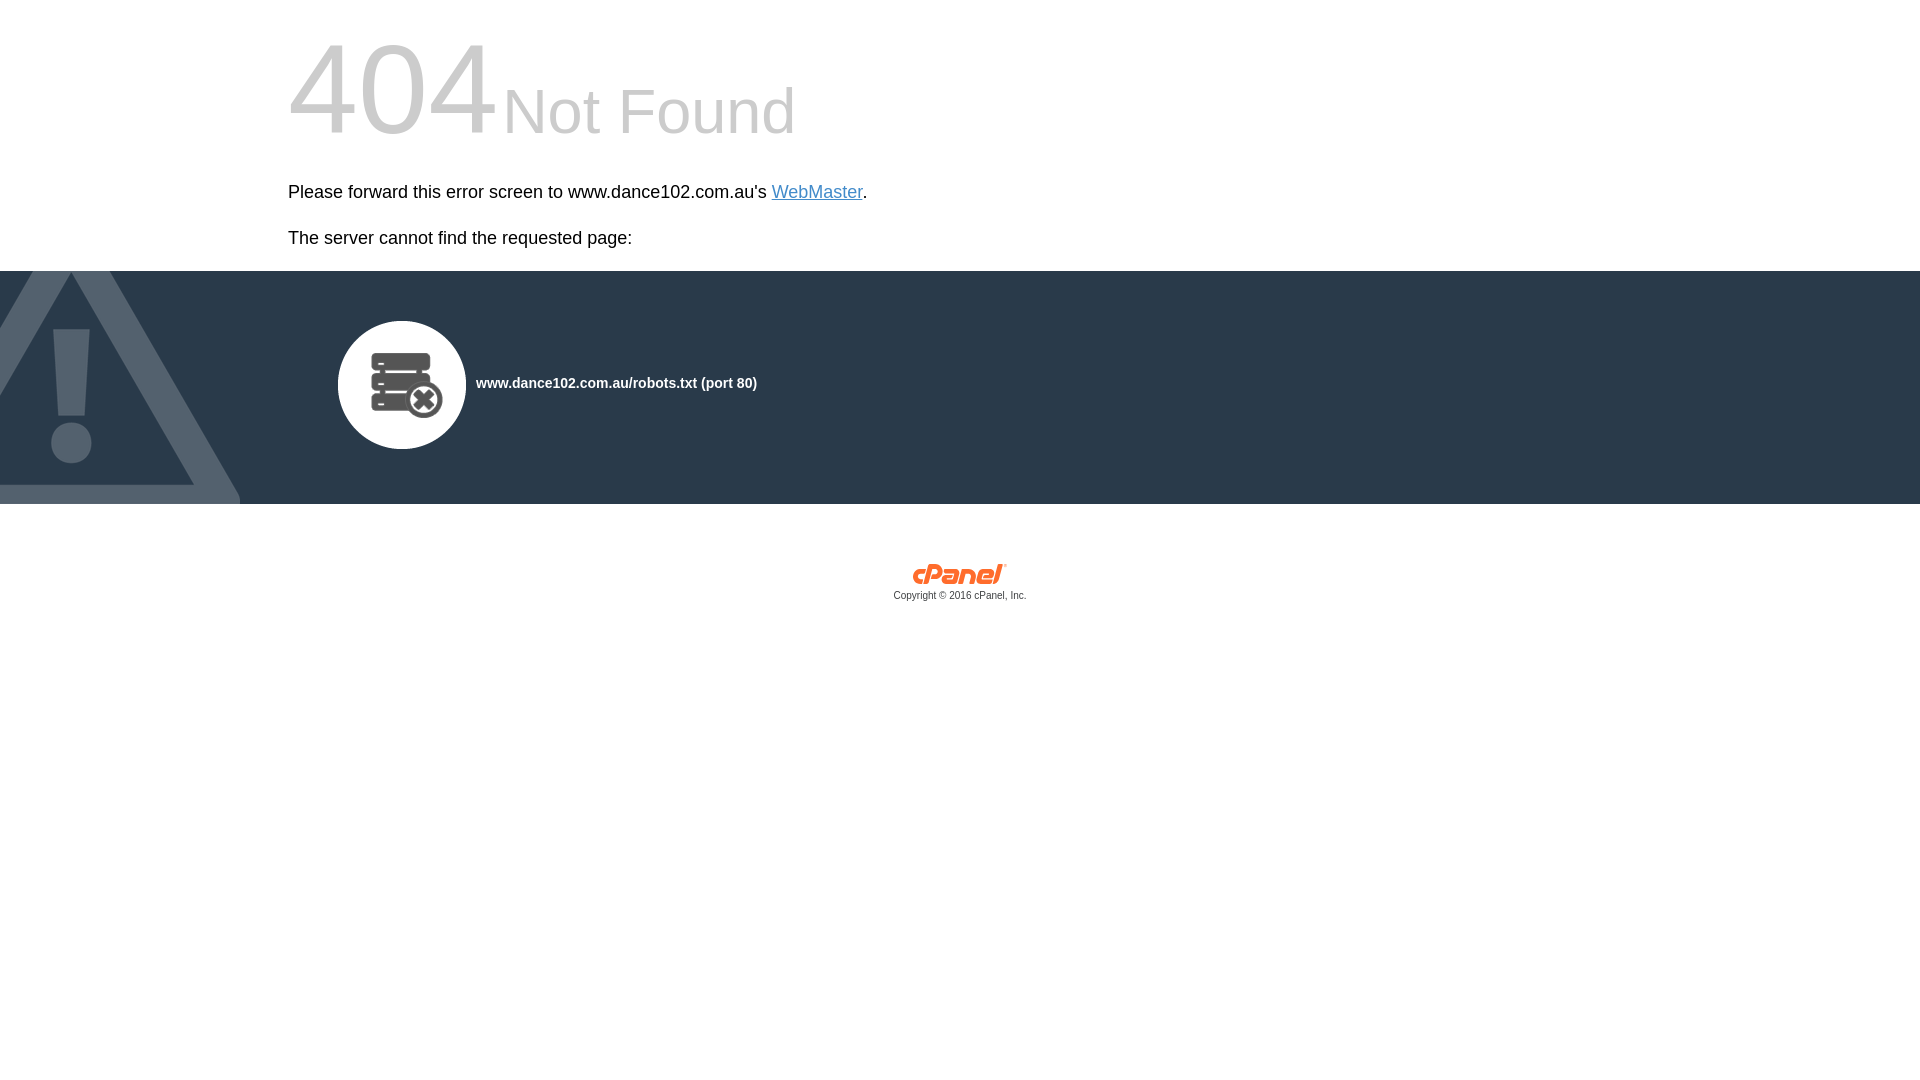 The height and width of the screenshot is (1080, 1920). What do you see at coordinates (817, 192) in the screenshot?
I see `'WebMaster'` at bounding box center [817, 192].